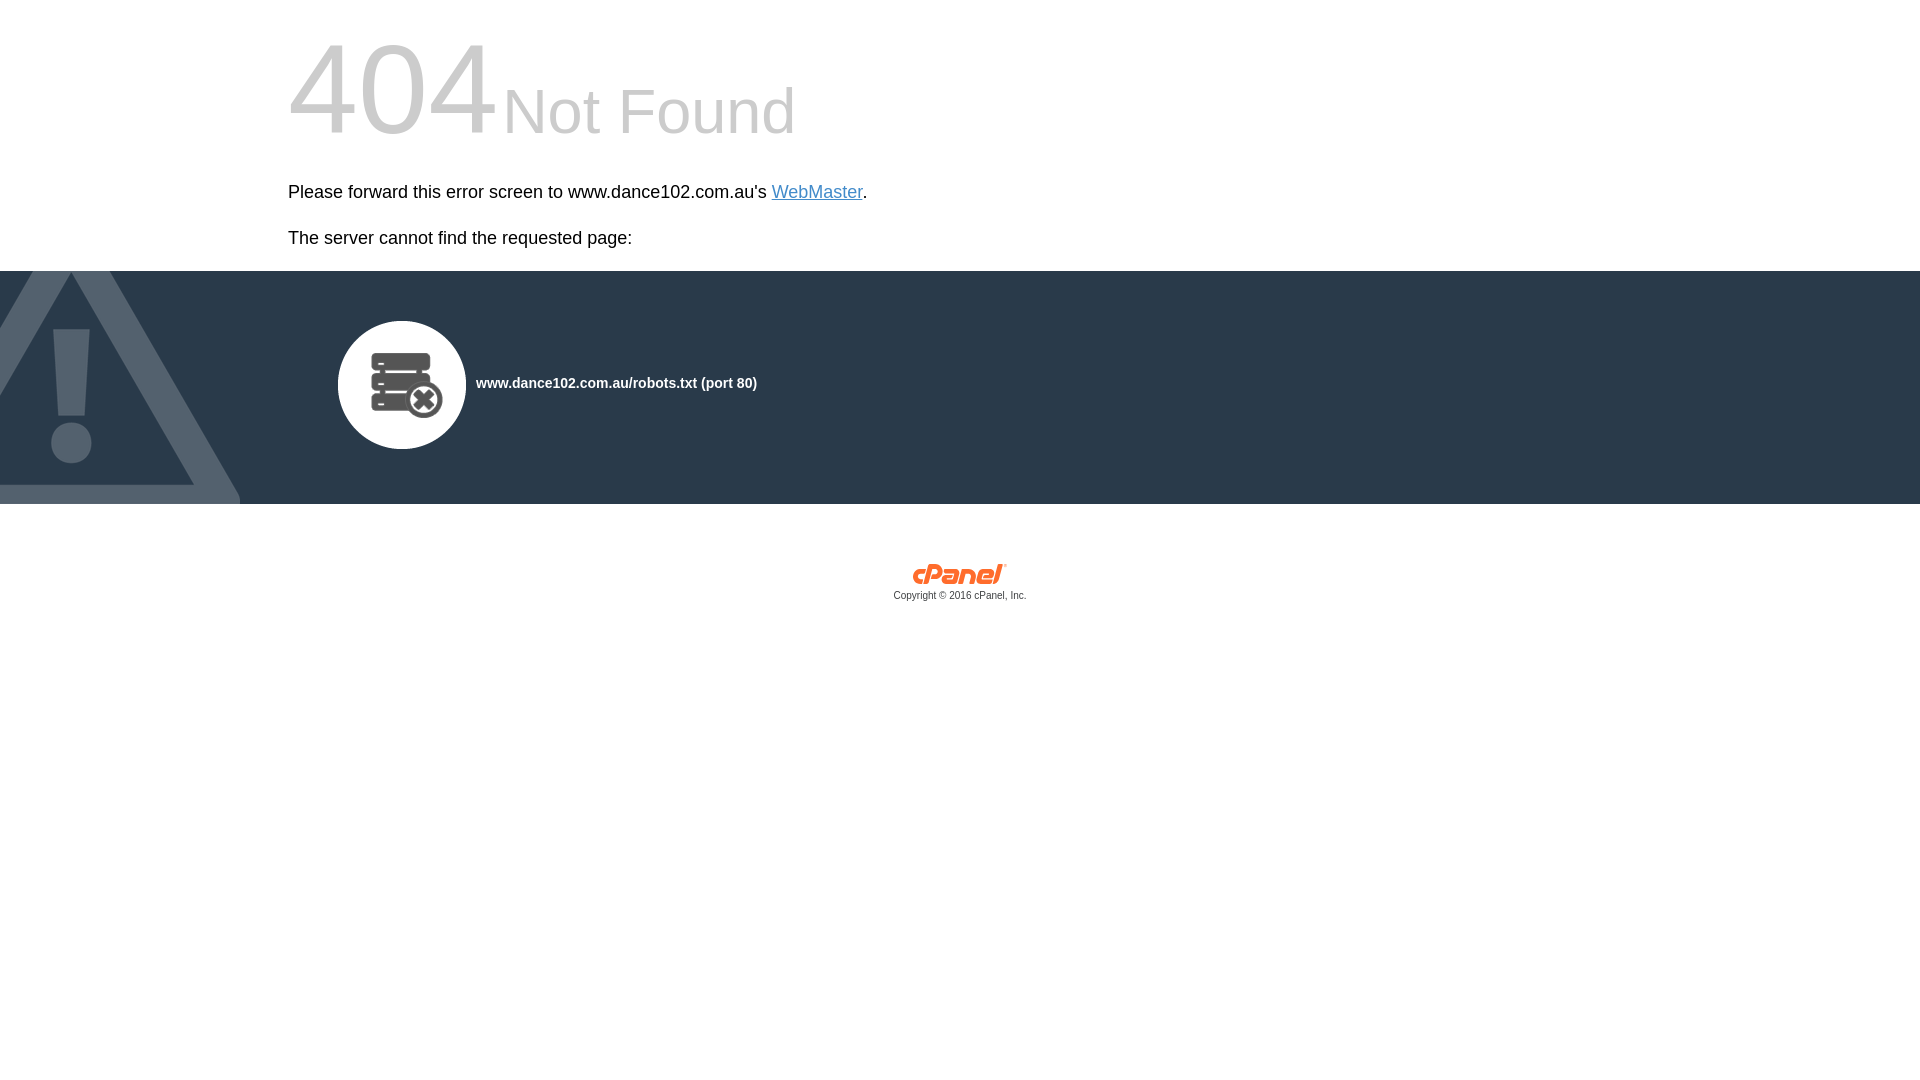 The height and width of the screenshot is (1080, 1920). What do you see at coordinates (817, 192) in the screenshot?
I see `'WebMaster'` at bounding box center [817, 192].